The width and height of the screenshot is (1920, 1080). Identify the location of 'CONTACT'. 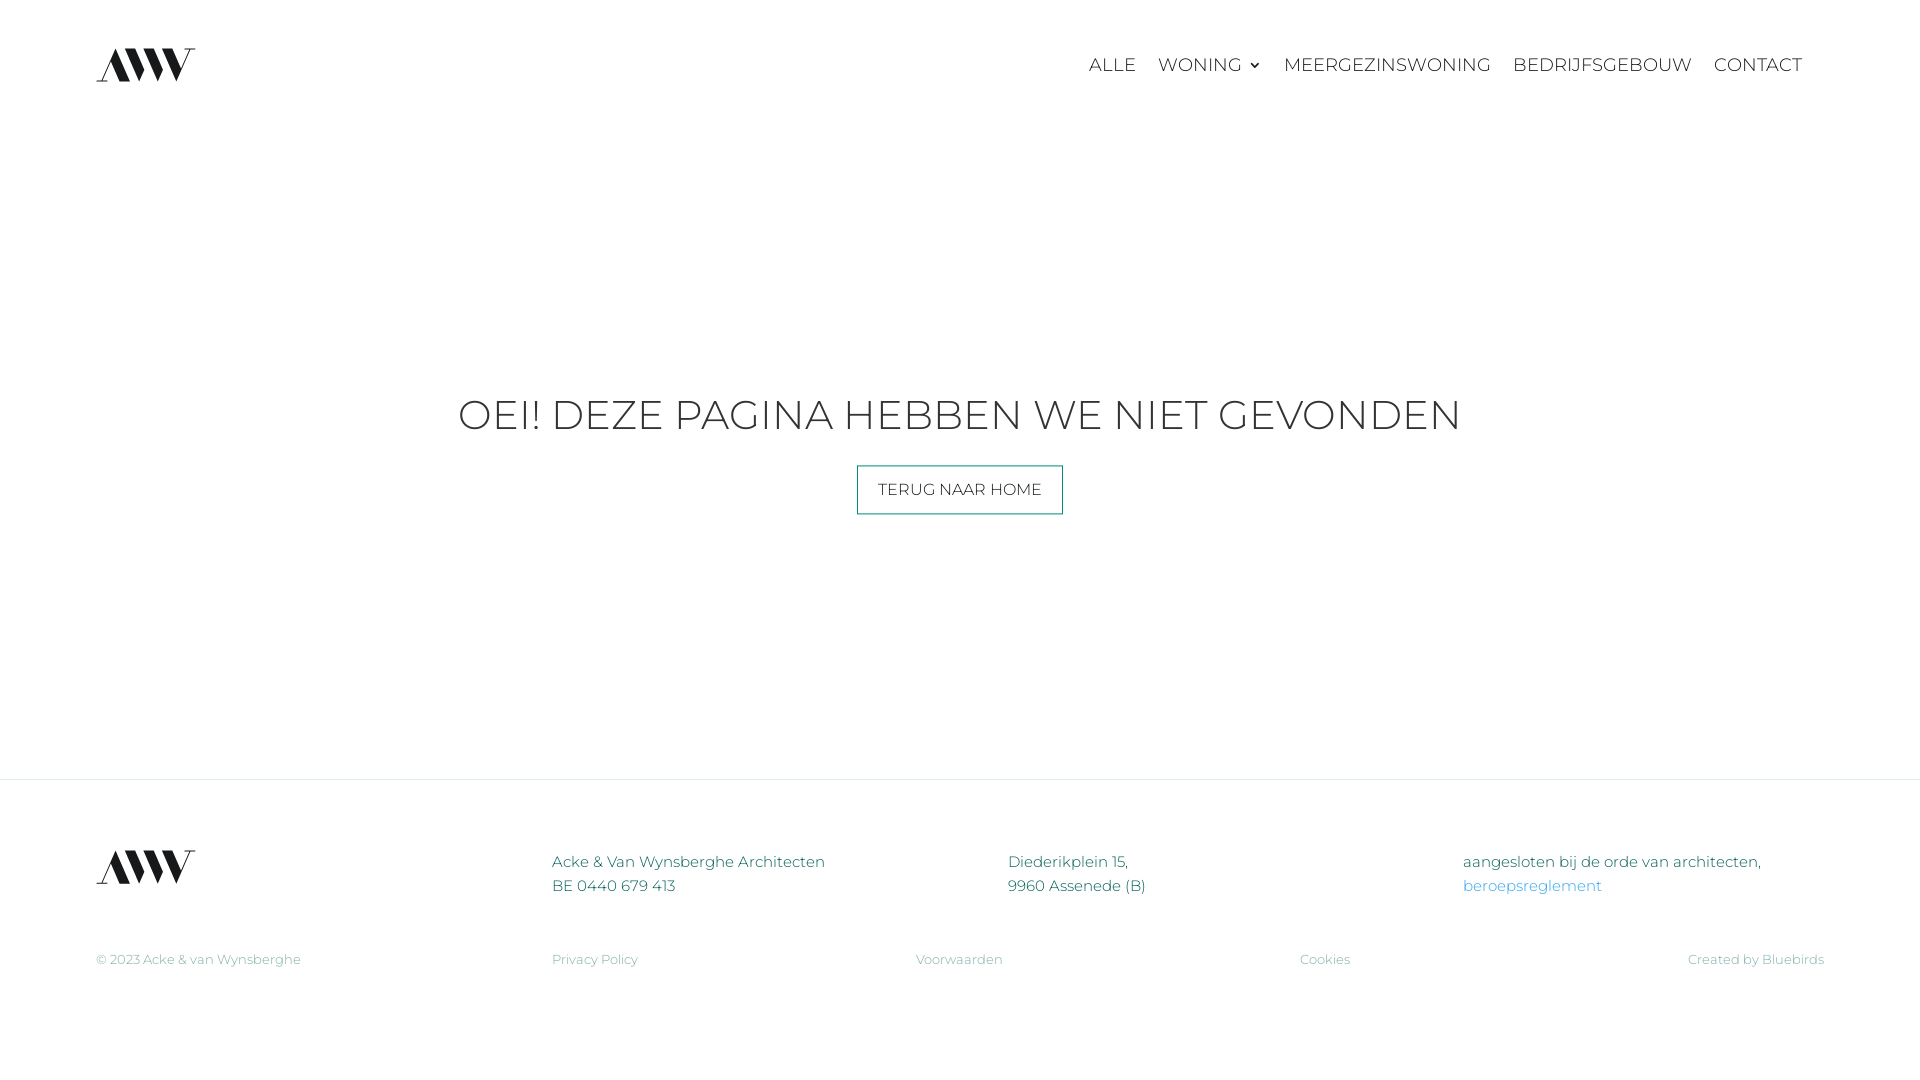
(1756, 64).